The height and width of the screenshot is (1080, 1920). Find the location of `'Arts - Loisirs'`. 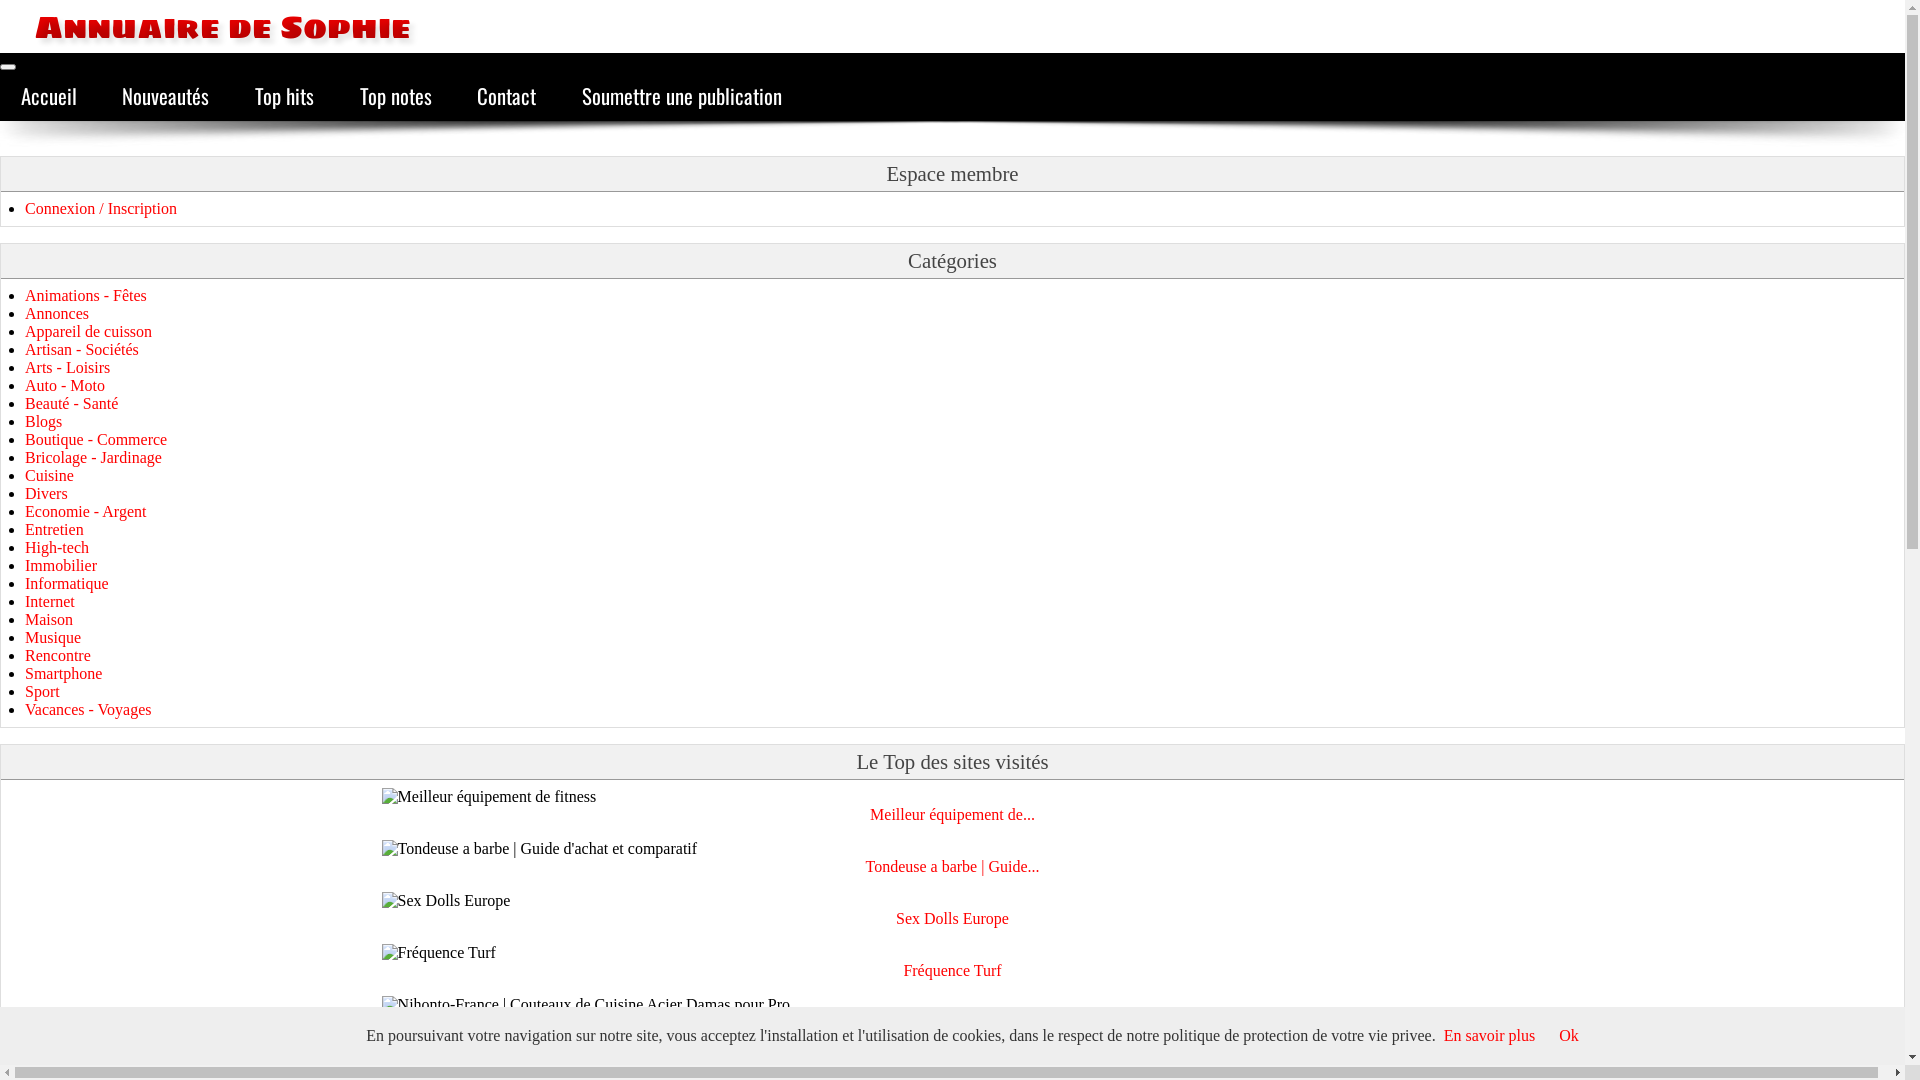

'Arts - Loisirs' is located at coordinates (67, 367).